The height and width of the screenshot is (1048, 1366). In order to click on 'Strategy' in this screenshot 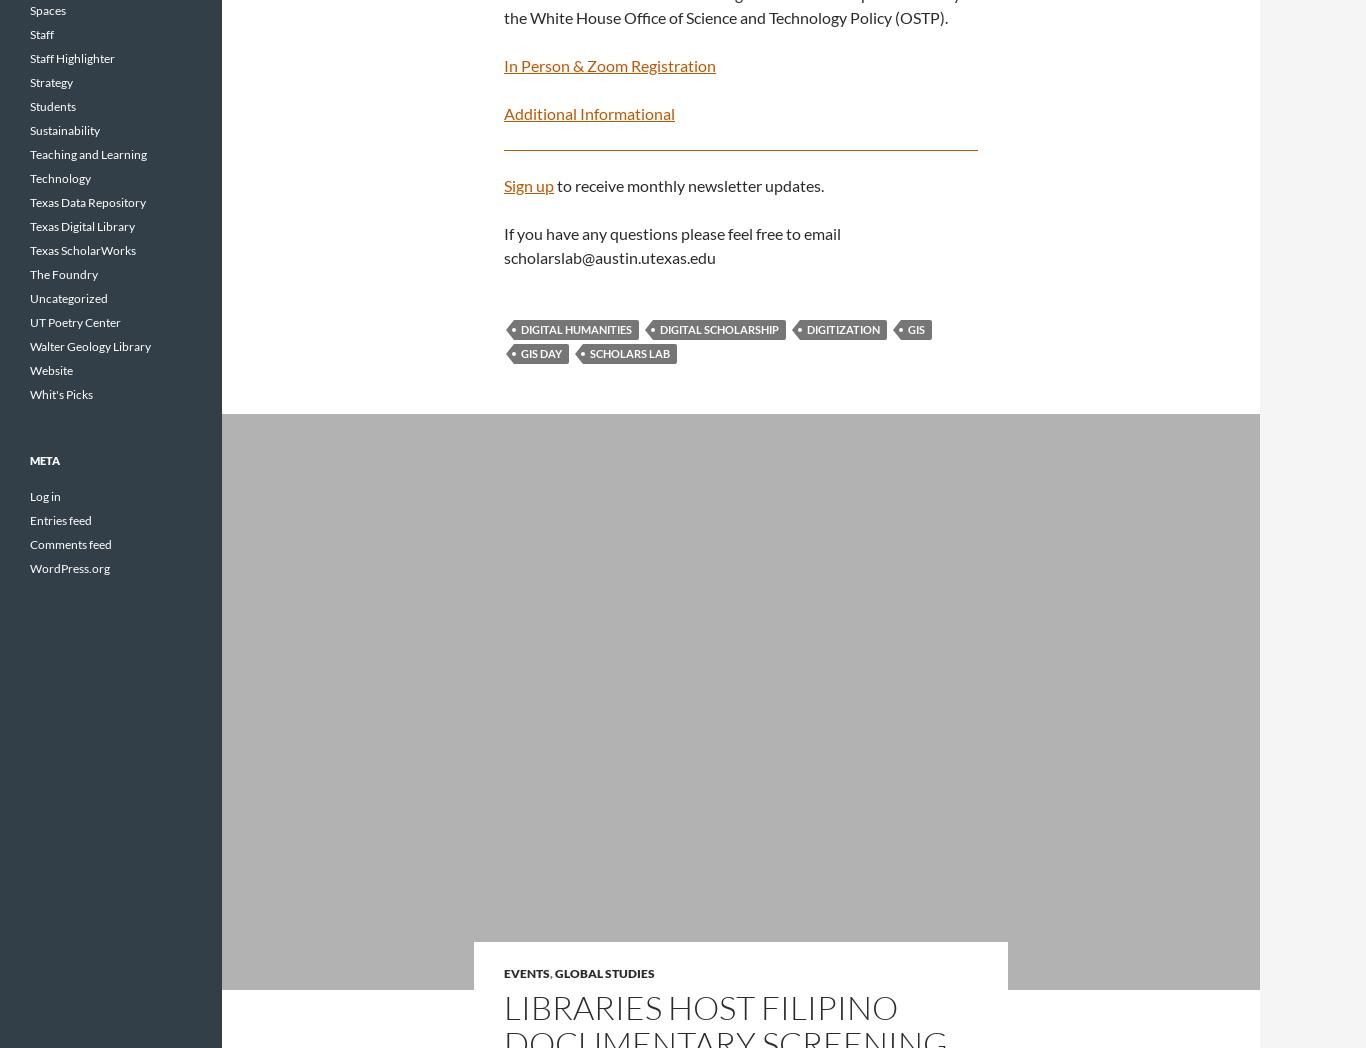, I will do `click(51, 82)`.